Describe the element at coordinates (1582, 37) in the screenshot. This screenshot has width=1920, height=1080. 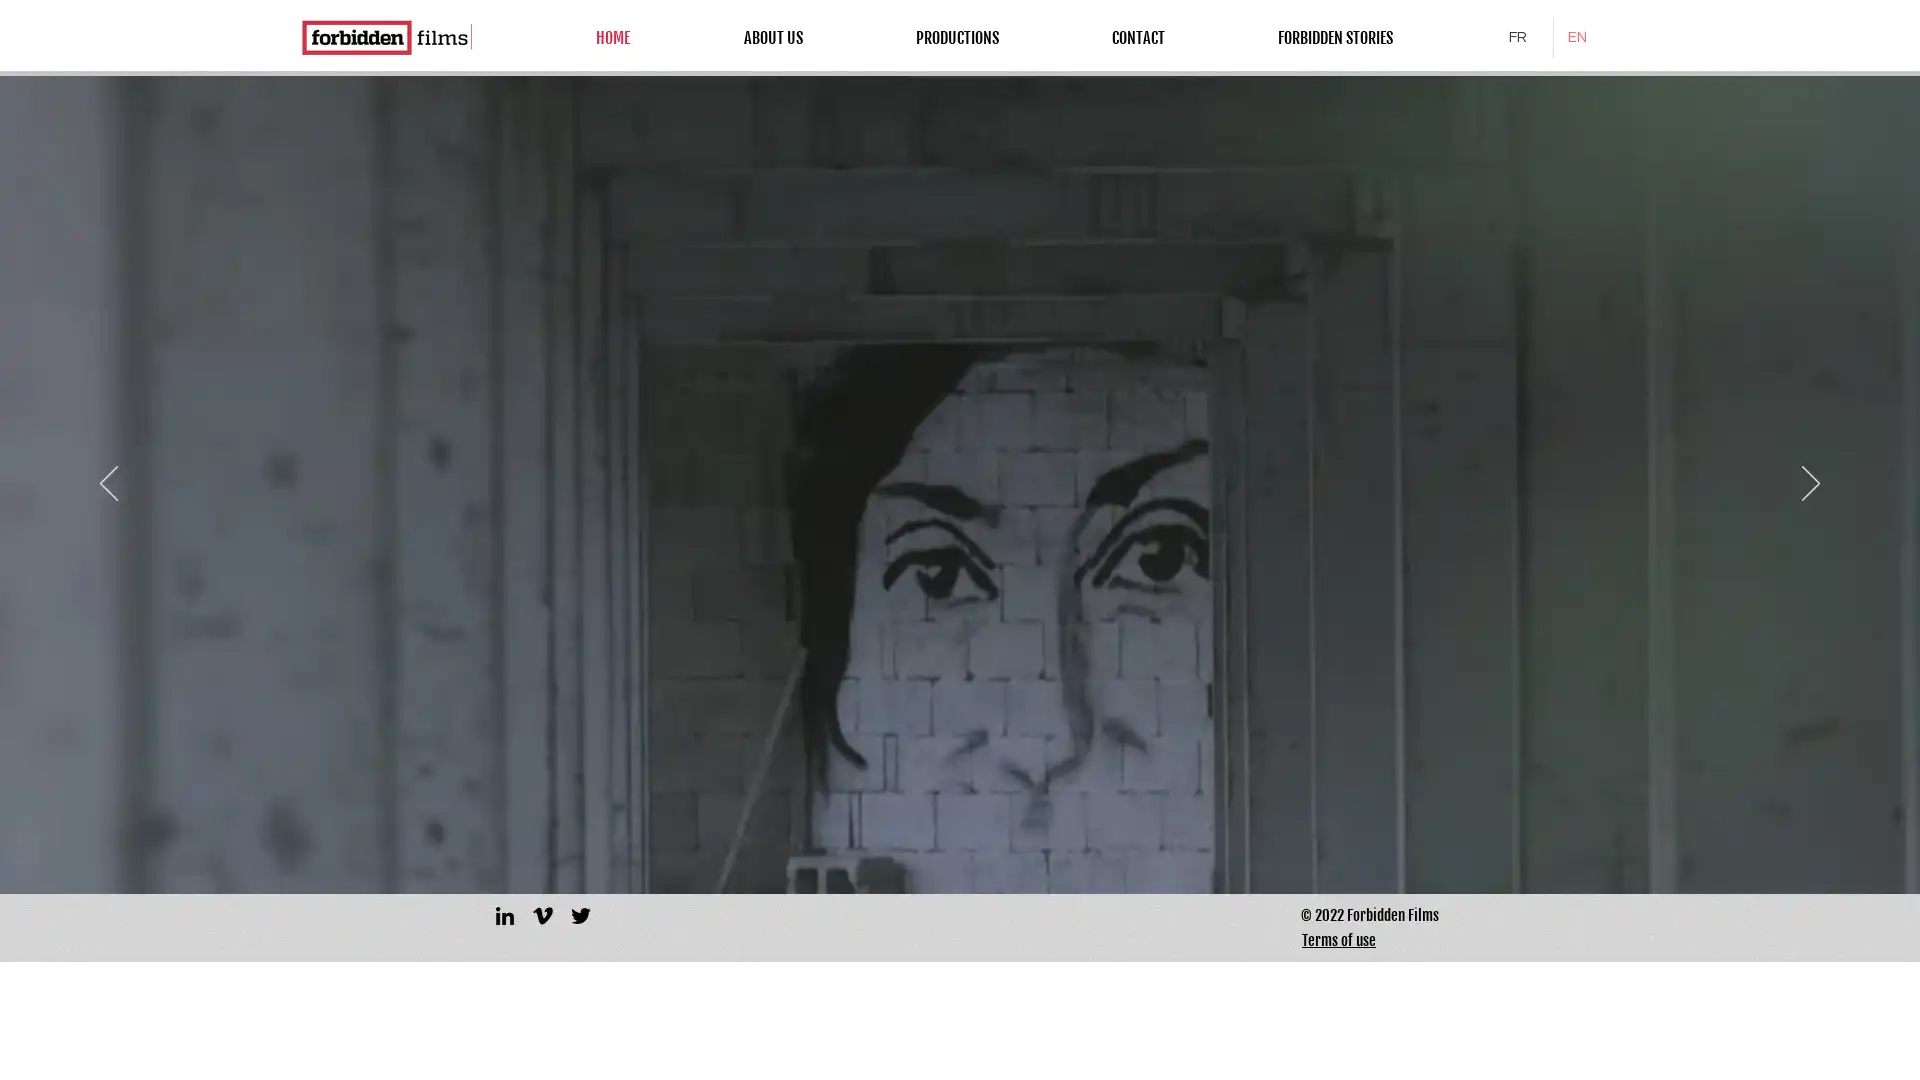
I see `English` at that location.